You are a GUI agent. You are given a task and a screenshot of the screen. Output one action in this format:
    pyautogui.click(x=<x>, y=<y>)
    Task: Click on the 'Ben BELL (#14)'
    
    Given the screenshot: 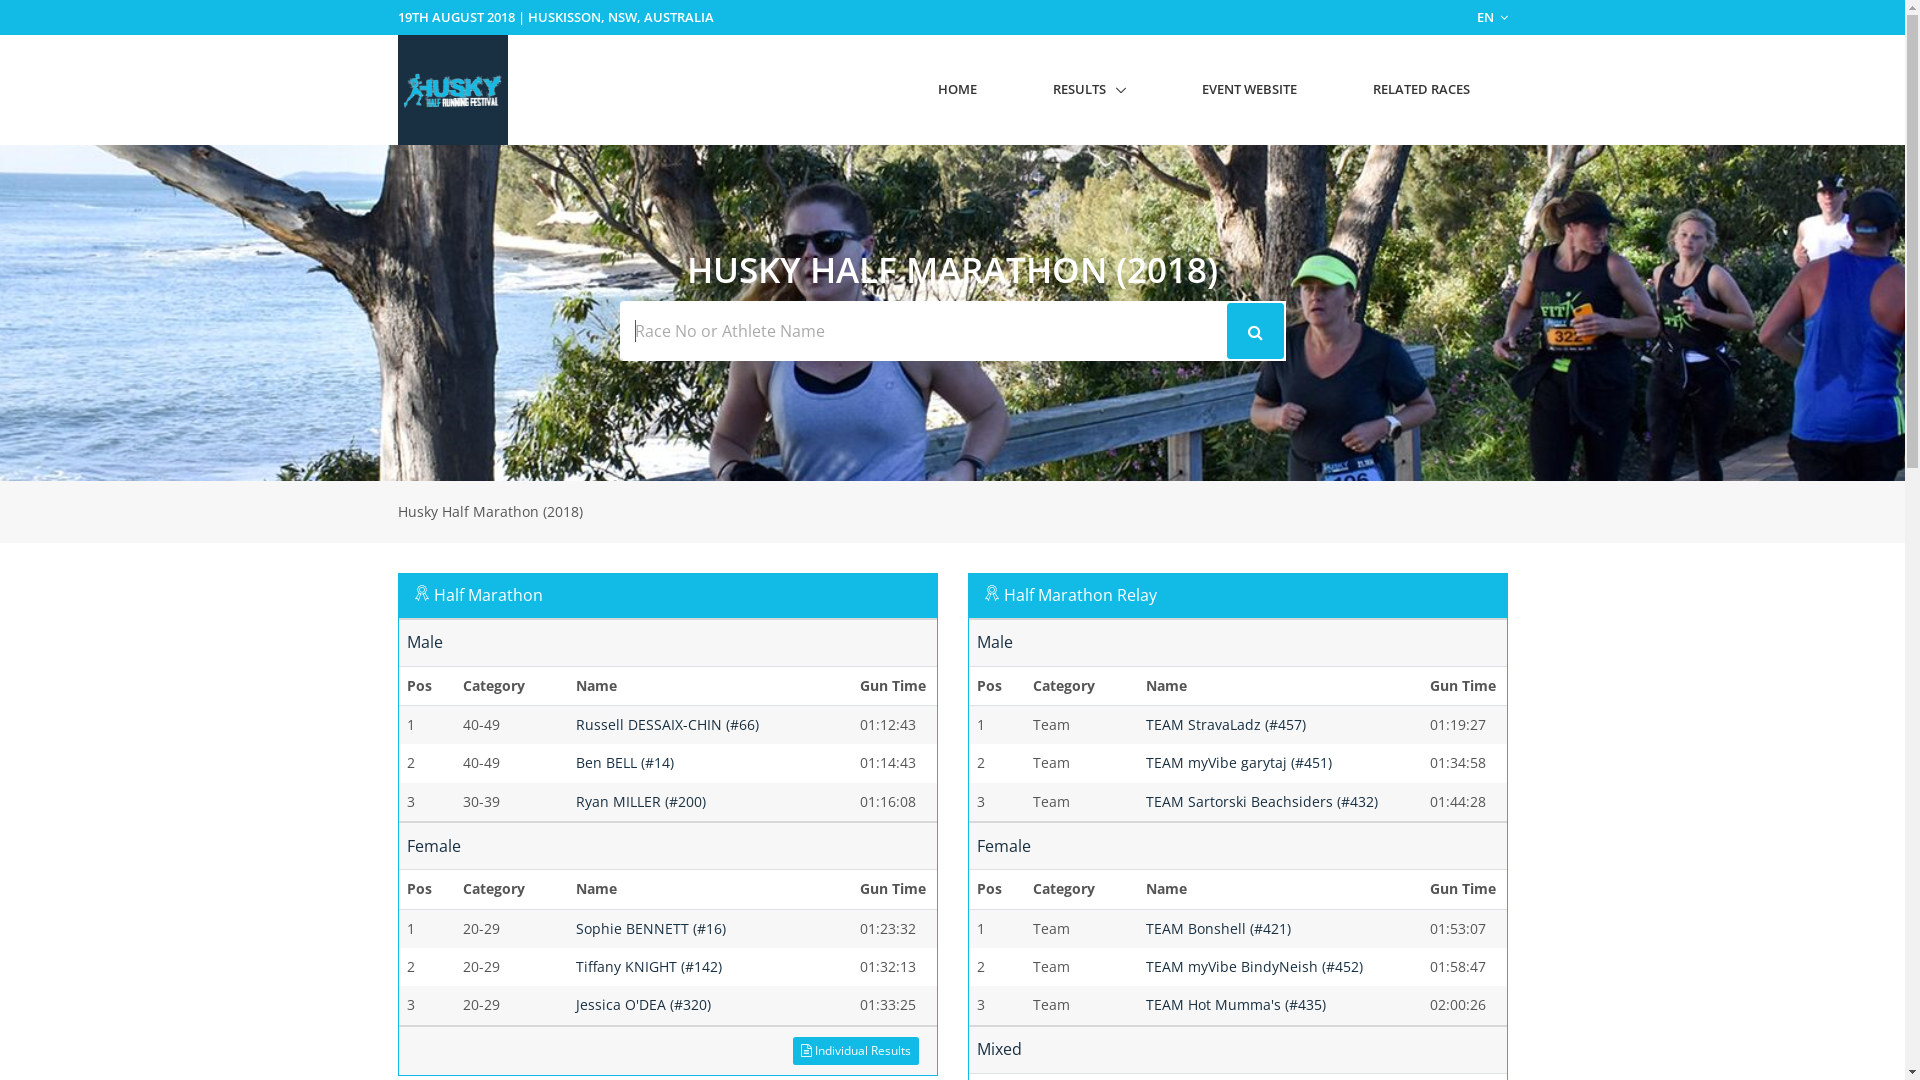 What is the action you would take?
    pyautogui.click(x=623, y=762)
    